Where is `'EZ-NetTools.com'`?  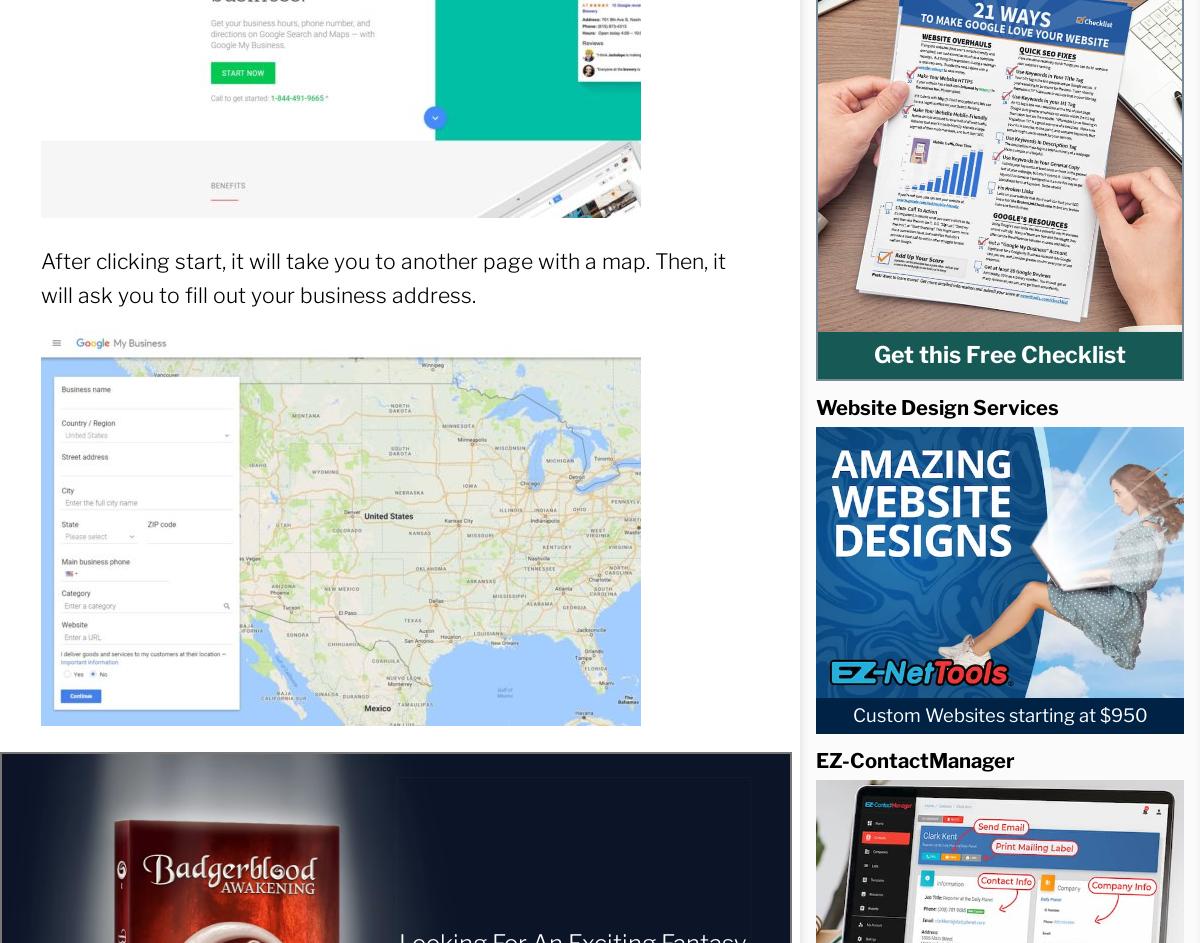
'EZ-NetTools.com' is located at coordinates (782, 434).